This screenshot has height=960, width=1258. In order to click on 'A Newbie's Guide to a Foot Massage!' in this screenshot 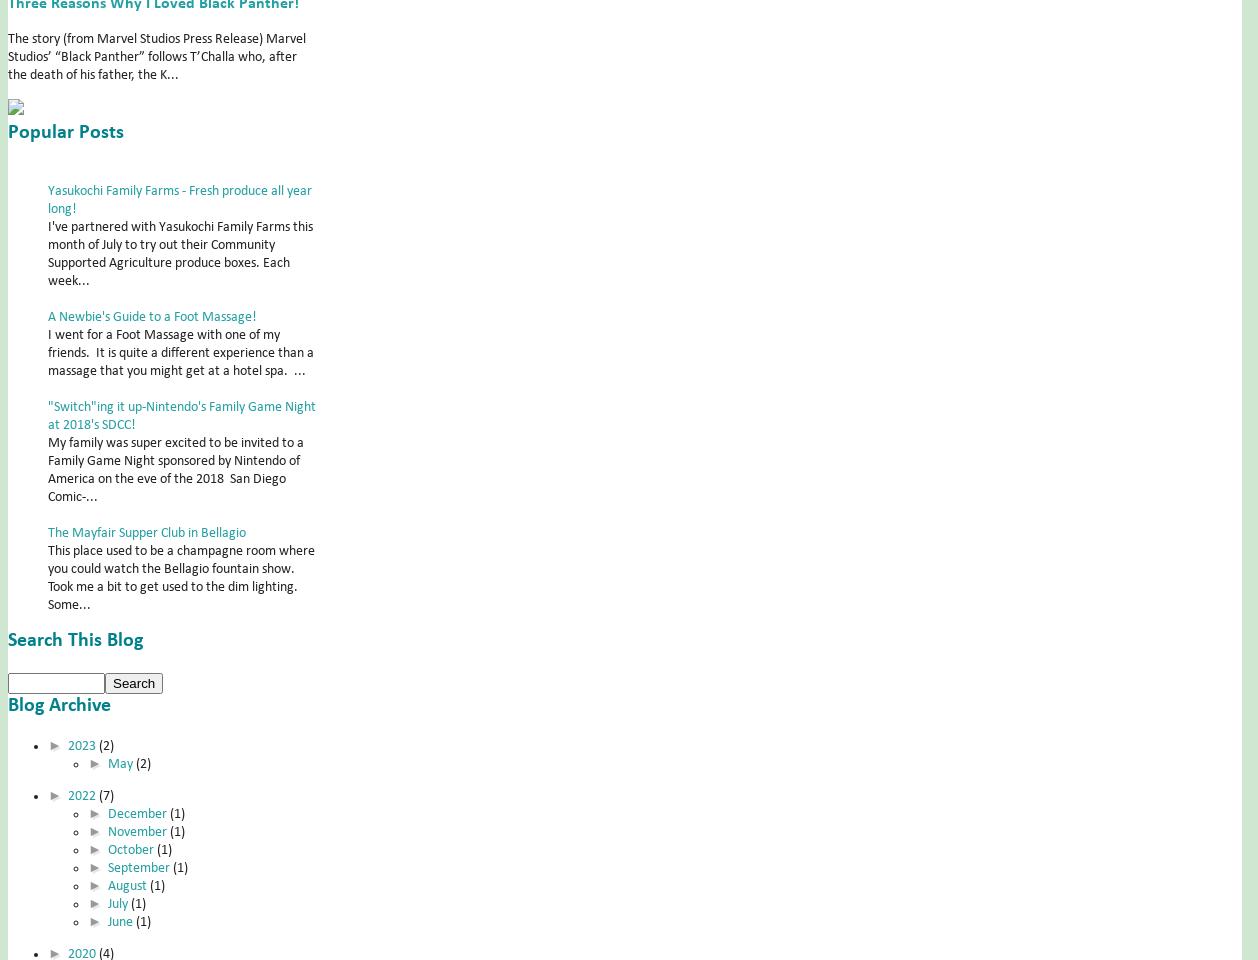, I will do `click(152, 316)`.